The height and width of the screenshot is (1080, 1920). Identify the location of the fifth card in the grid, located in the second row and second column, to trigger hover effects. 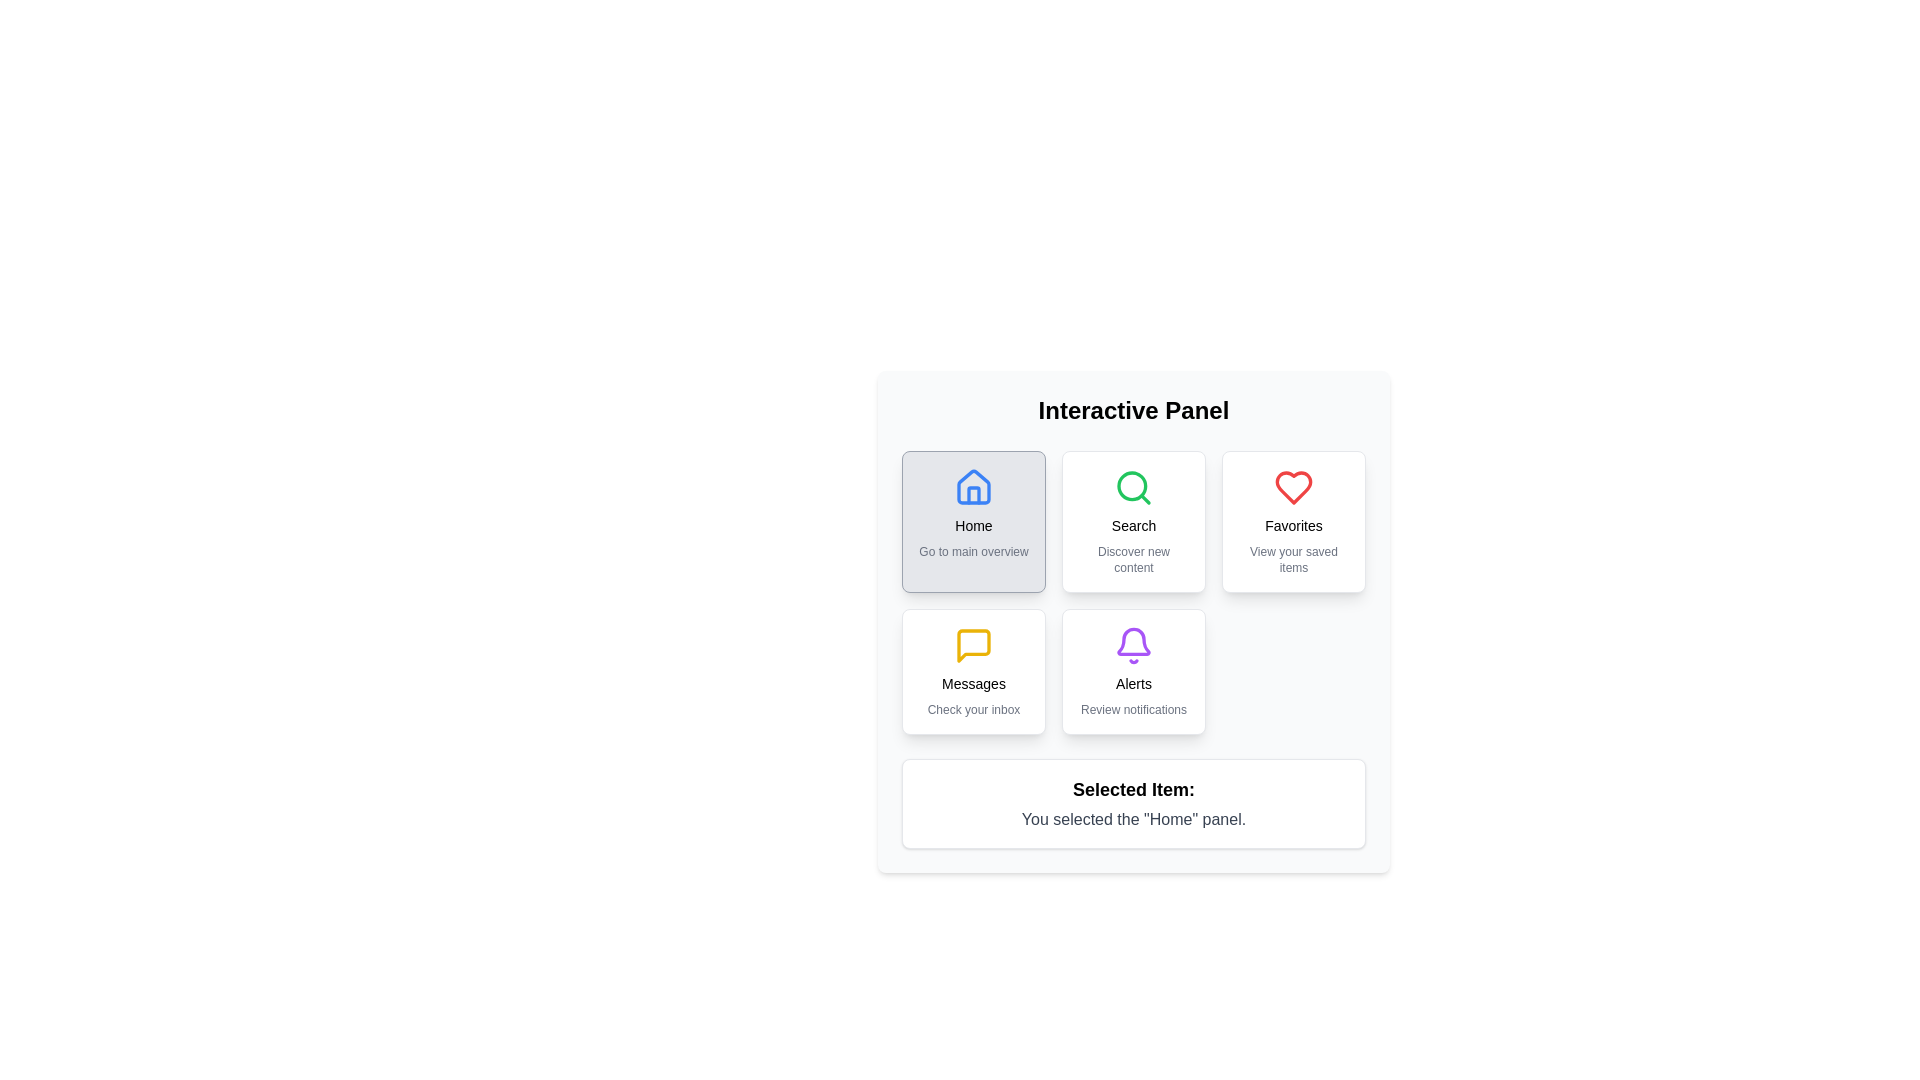
(1133, 671).